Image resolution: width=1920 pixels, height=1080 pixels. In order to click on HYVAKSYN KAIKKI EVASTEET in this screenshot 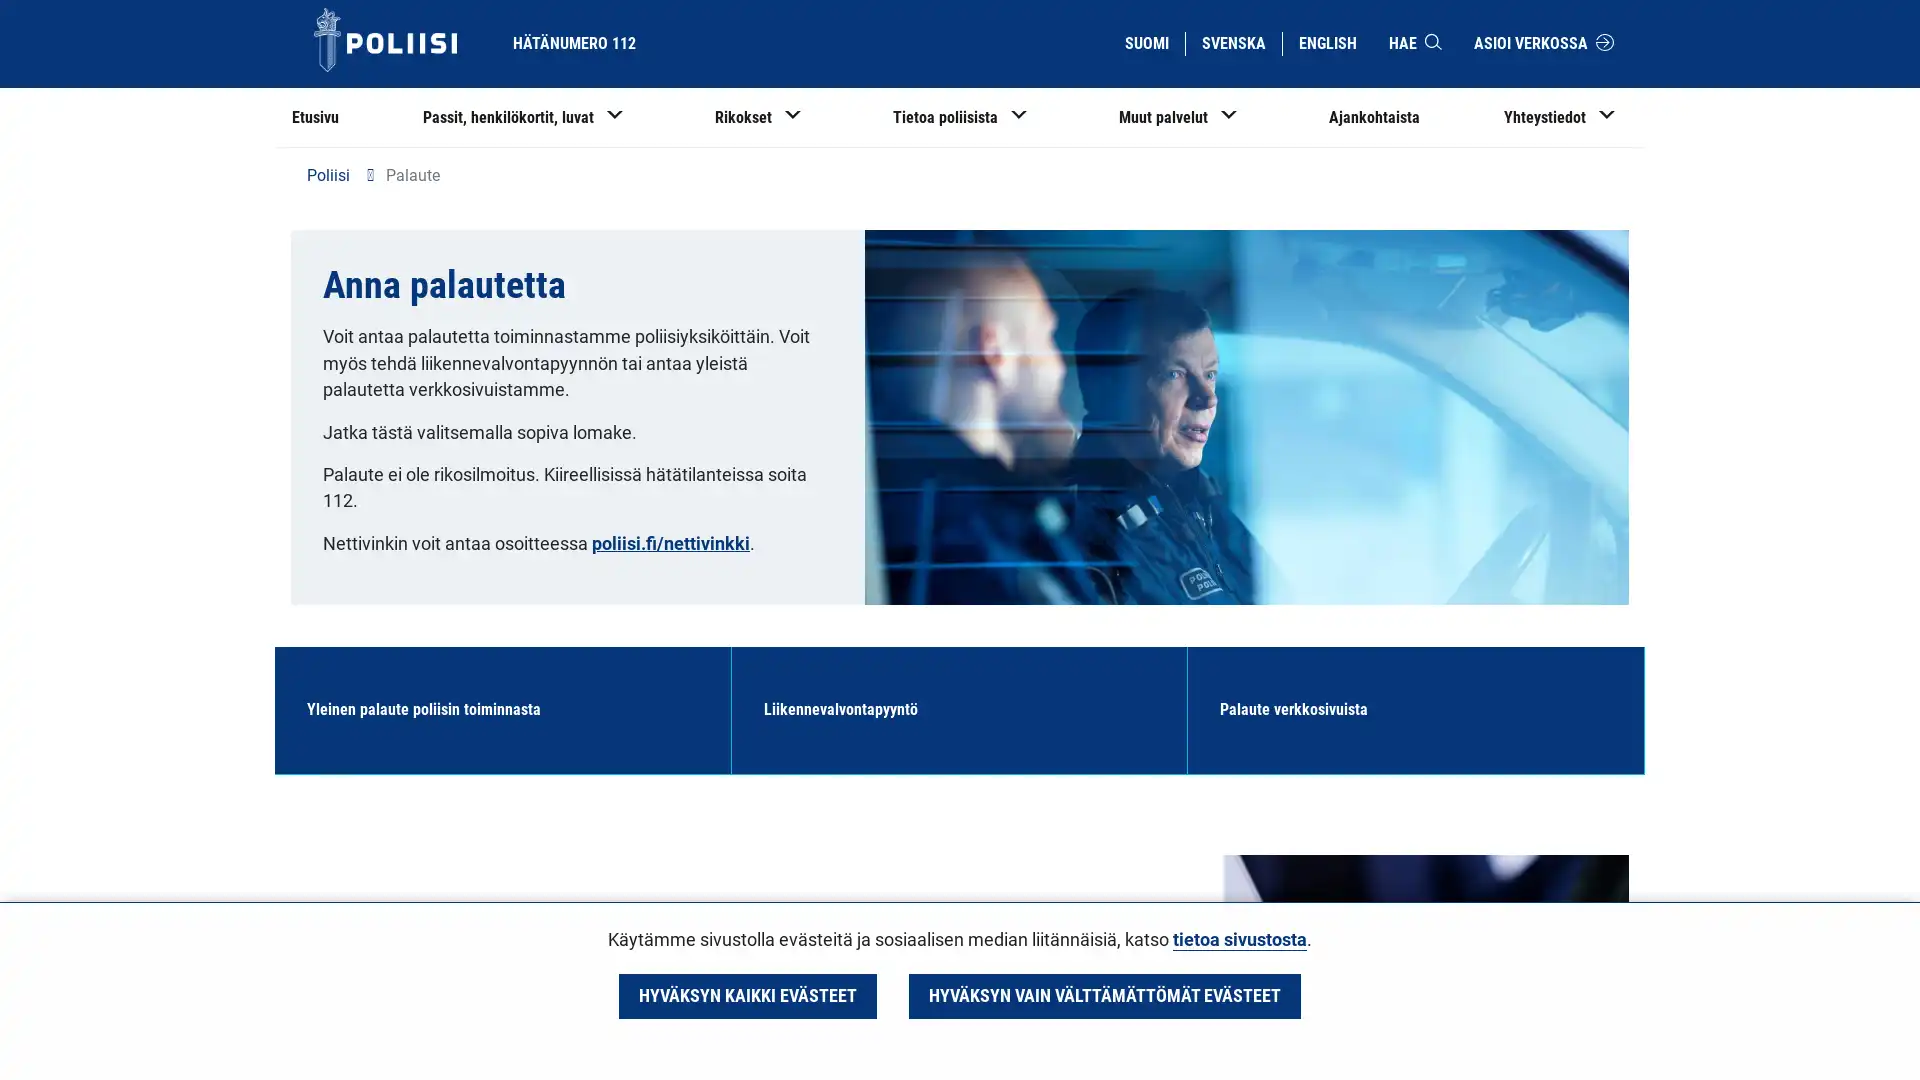, I will do `click(746, 995)`.